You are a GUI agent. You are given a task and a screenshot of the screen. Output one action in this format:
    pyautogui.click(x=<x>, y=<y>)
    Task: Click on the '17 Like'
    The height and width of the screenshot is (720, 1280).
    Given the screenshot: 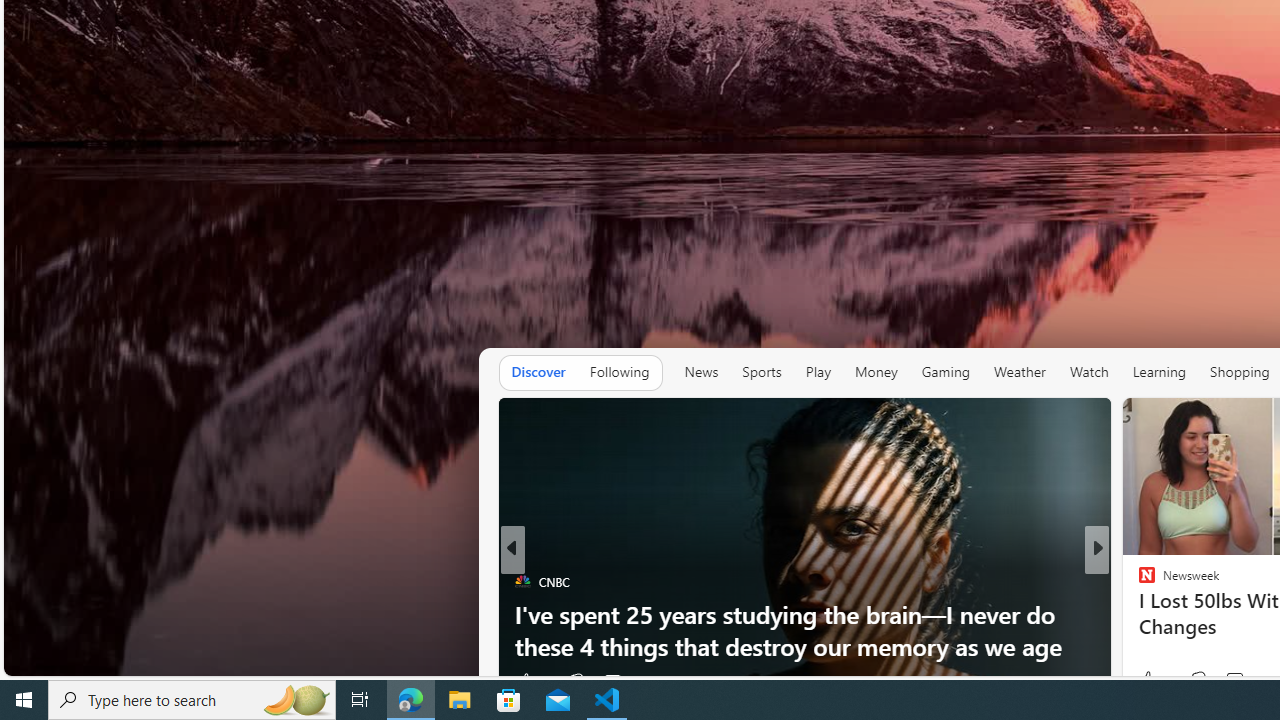 What is the action you would take?
    pyautogui.click(x=1149, y=680)
    